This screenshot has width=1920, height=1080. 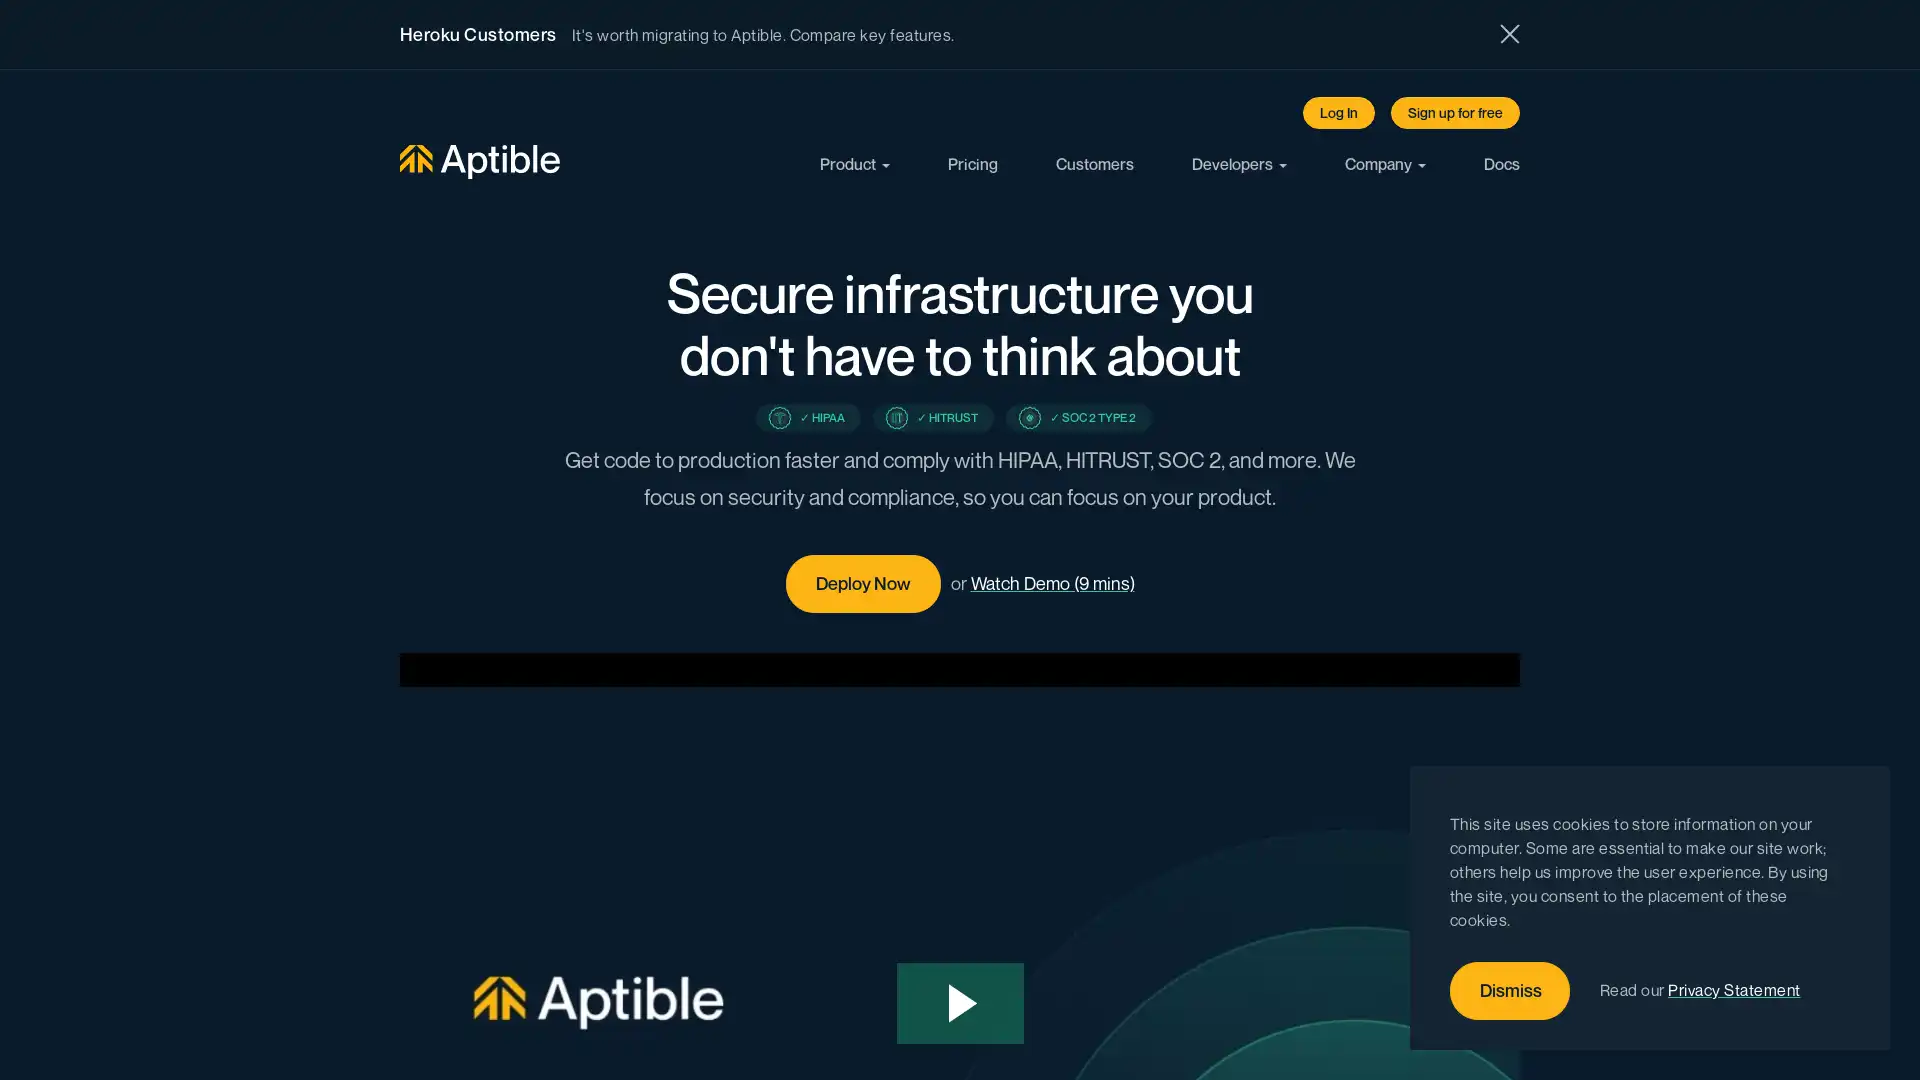 What do you see at coordinates (1455, 112) in the screenshot?
I see `Sign up for free` at bounding box center [1455, 112].